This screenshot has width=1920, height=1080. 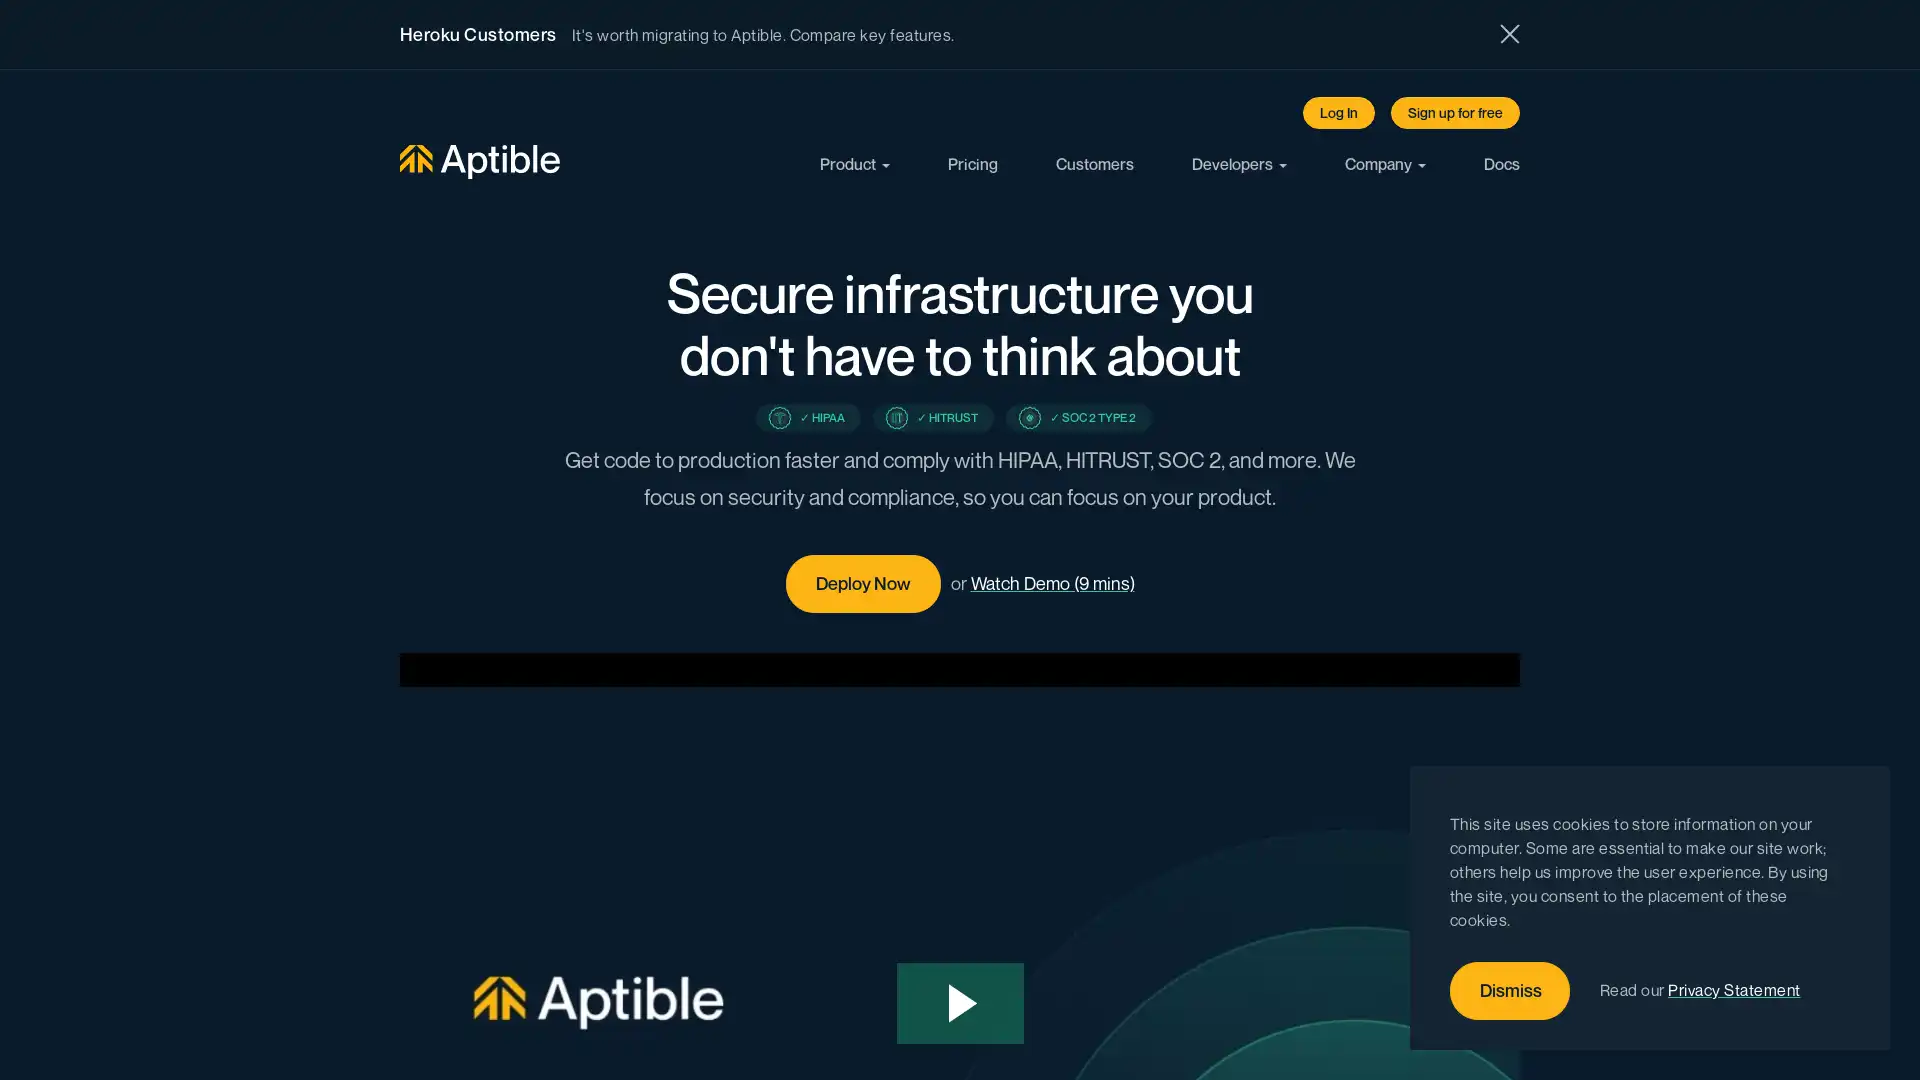 What do you see at coordinates (1455, 112) in the screenshot?
I see `Sign up for free` at bounding box center [1455, 112].